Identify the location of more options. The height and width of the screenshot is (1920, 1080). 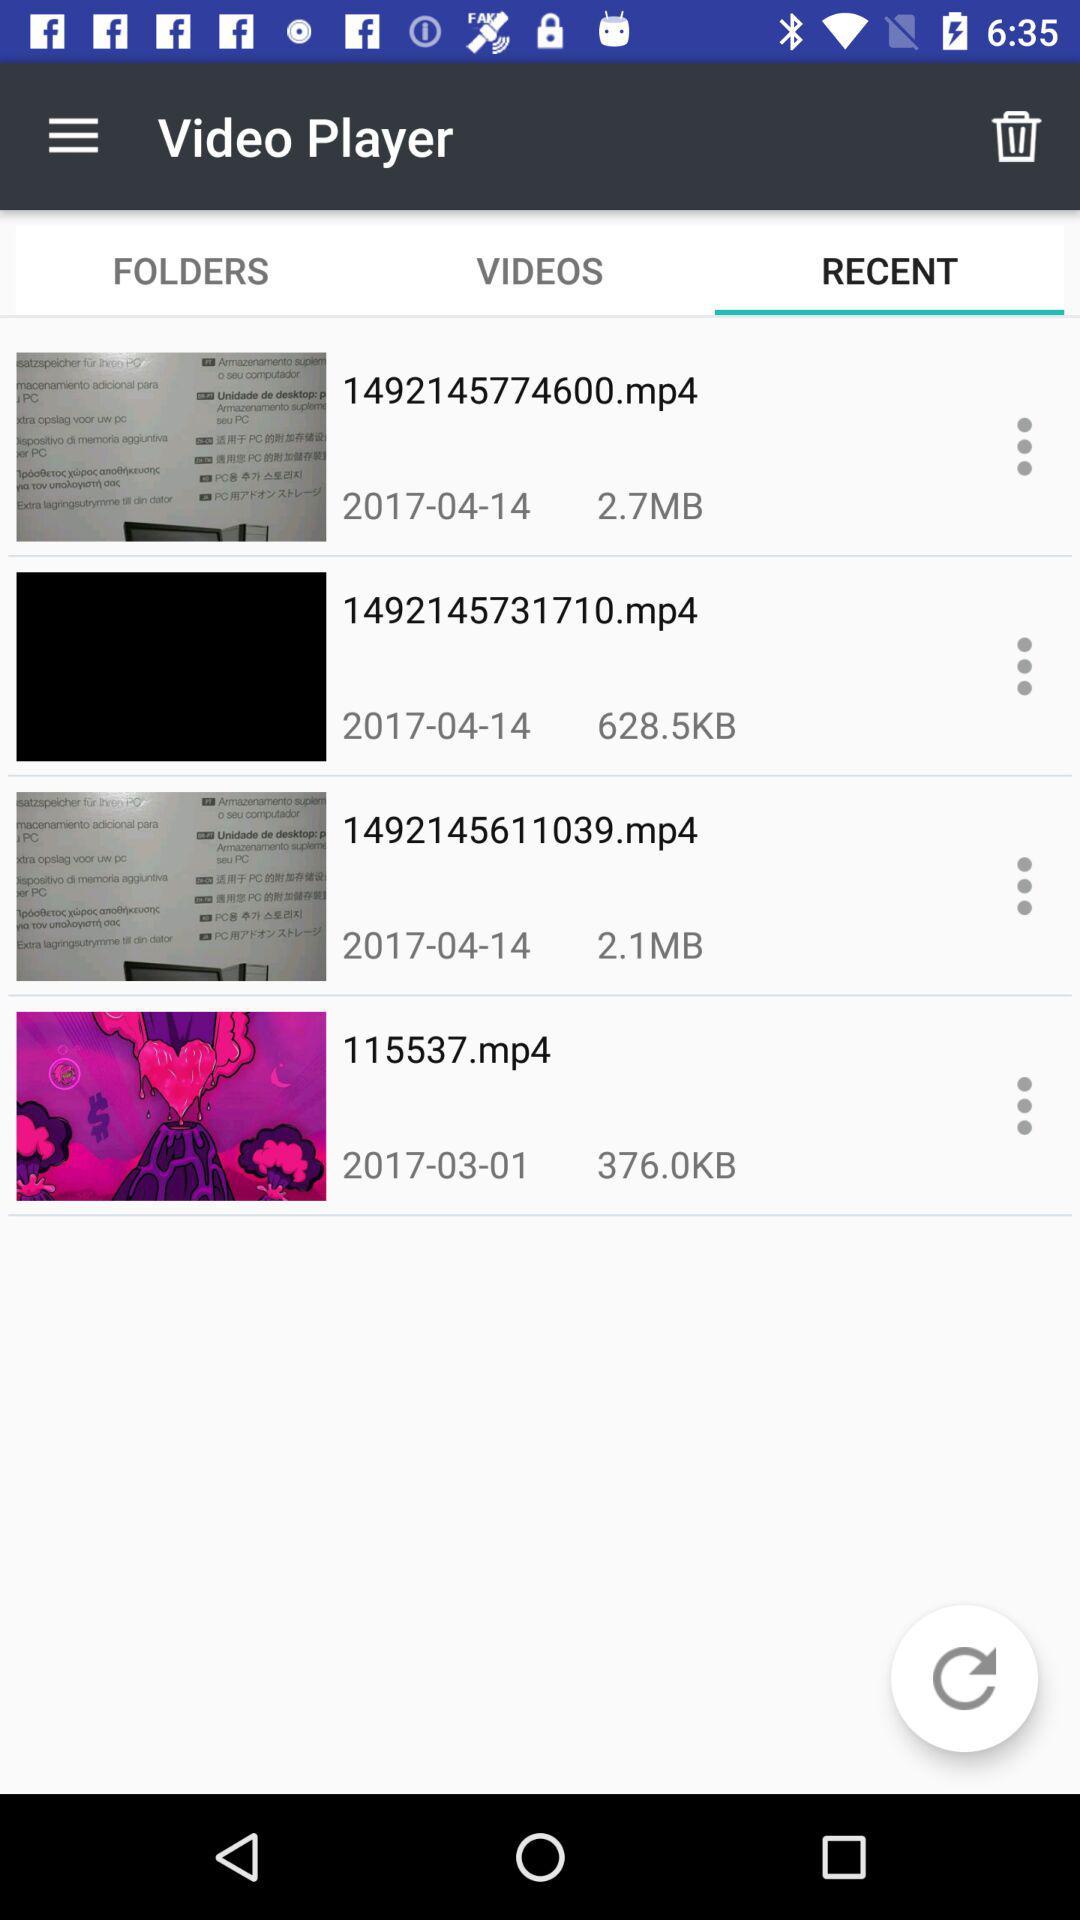
(1024, 666).